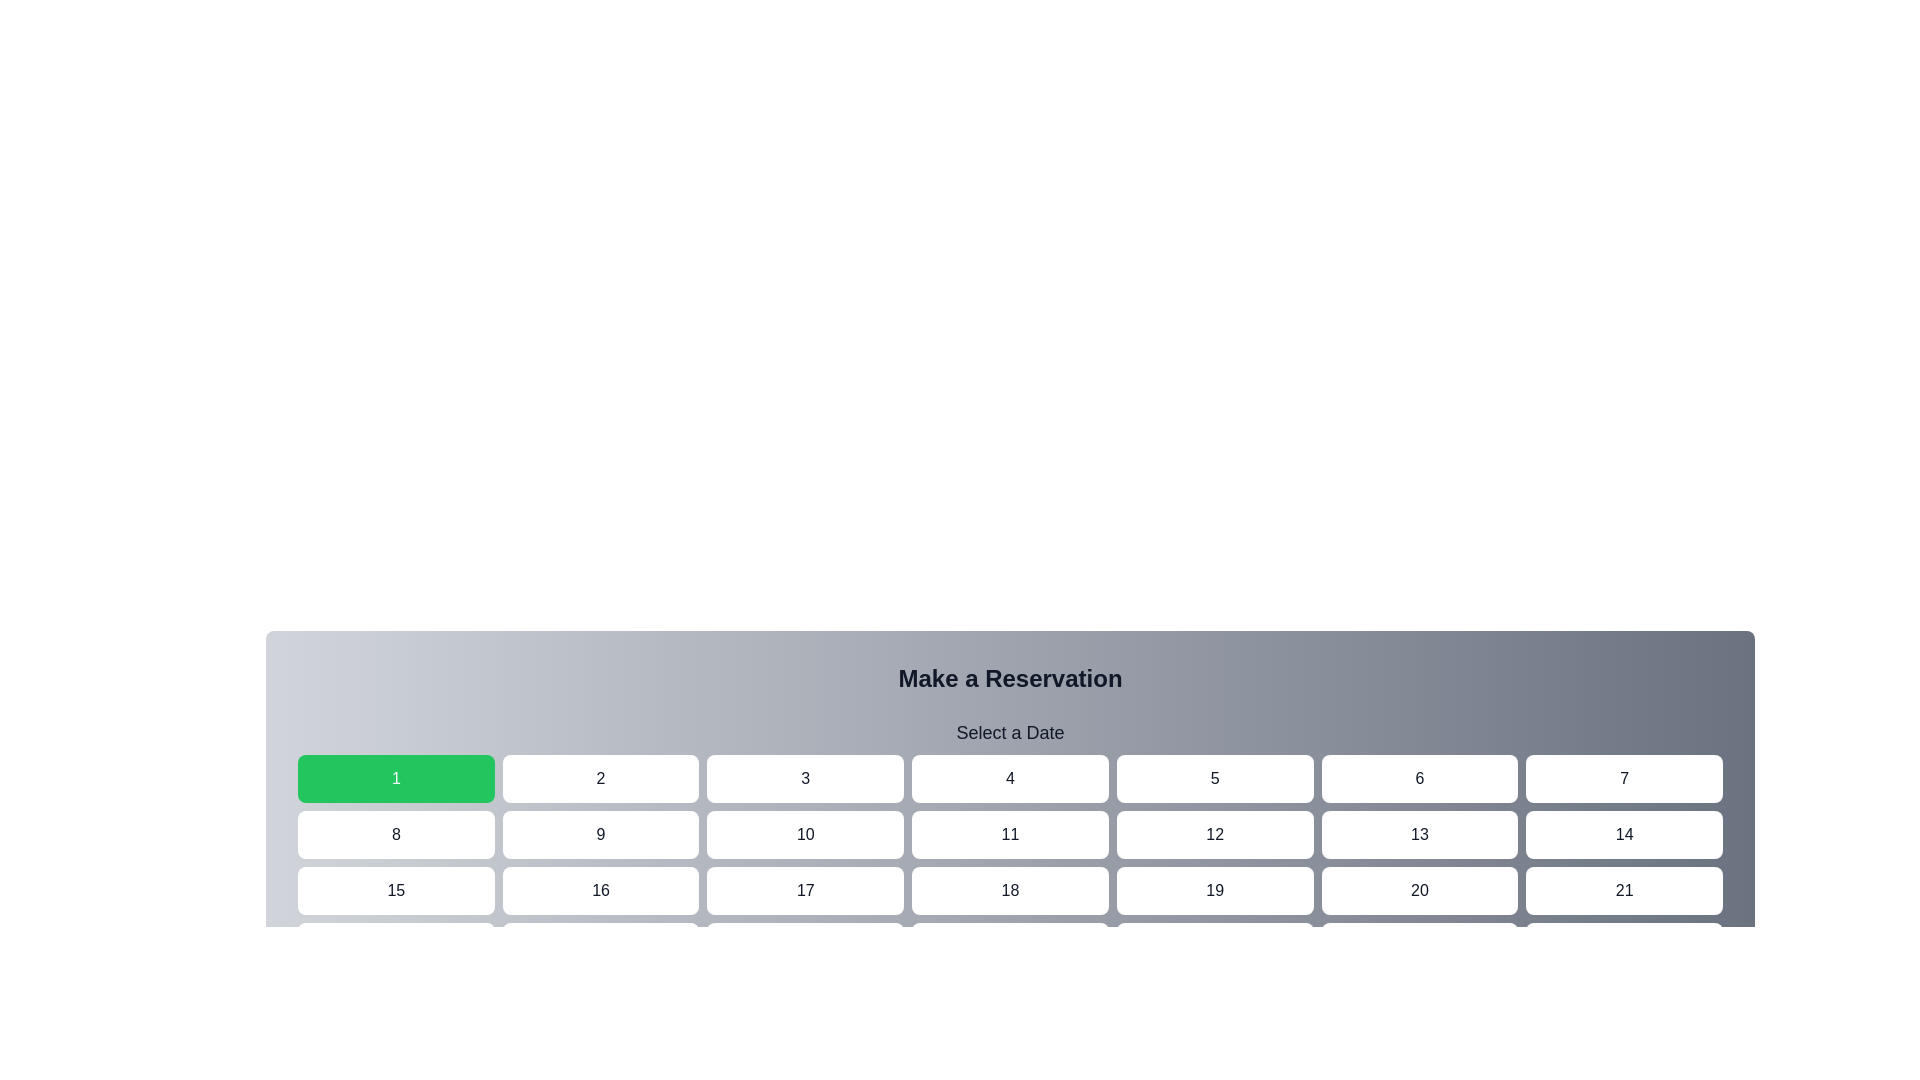 This screenshot has width=1920, height=1080. What do you see at coordinates (600, 890) in the screenshot?
I see `the selectable button for the value '16', which is located in the third row and second column of a grid layout, positioned between the buttons labeled '15' and '17'` at bounding box center [600, 890].